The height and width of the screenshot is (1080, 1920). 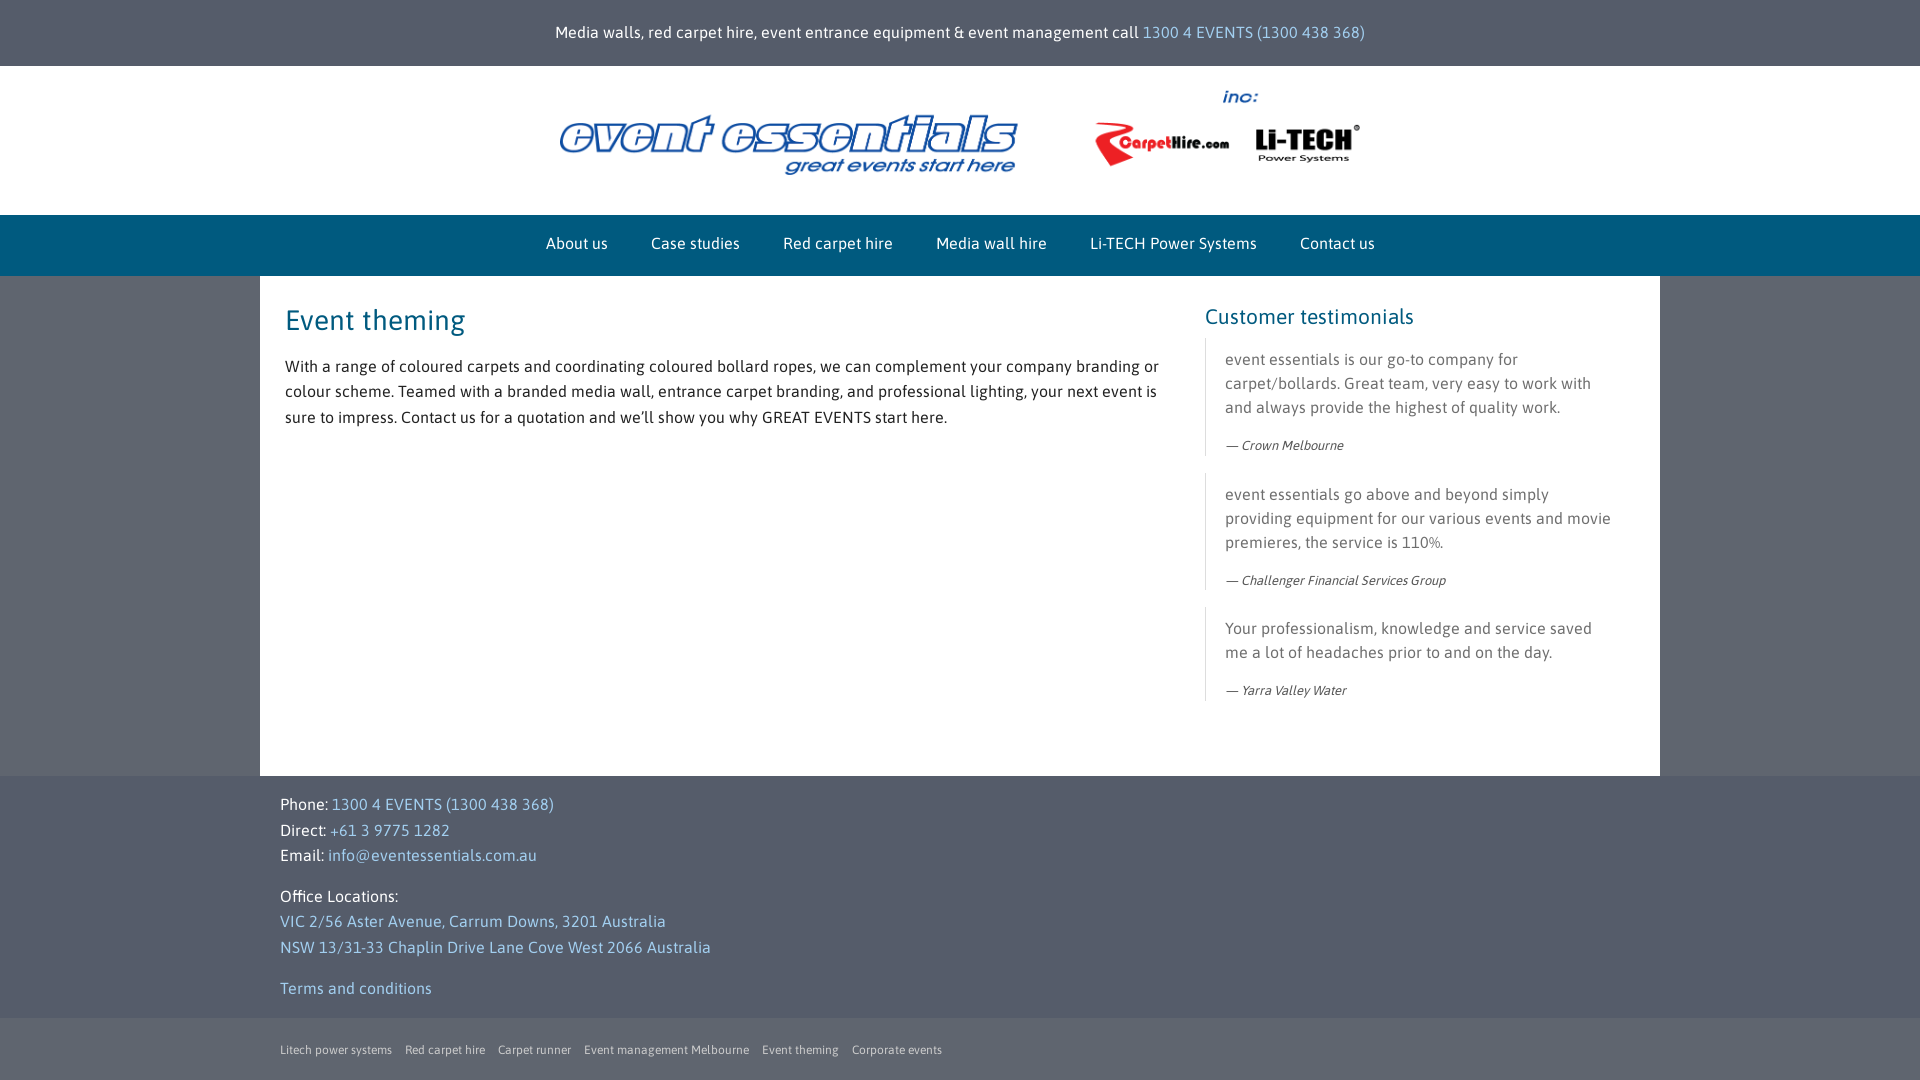 What do you see at coordinates (444, 1048) in the screenshot?
I see `'Red carpet hire'` at bounding box center [444, 1048].